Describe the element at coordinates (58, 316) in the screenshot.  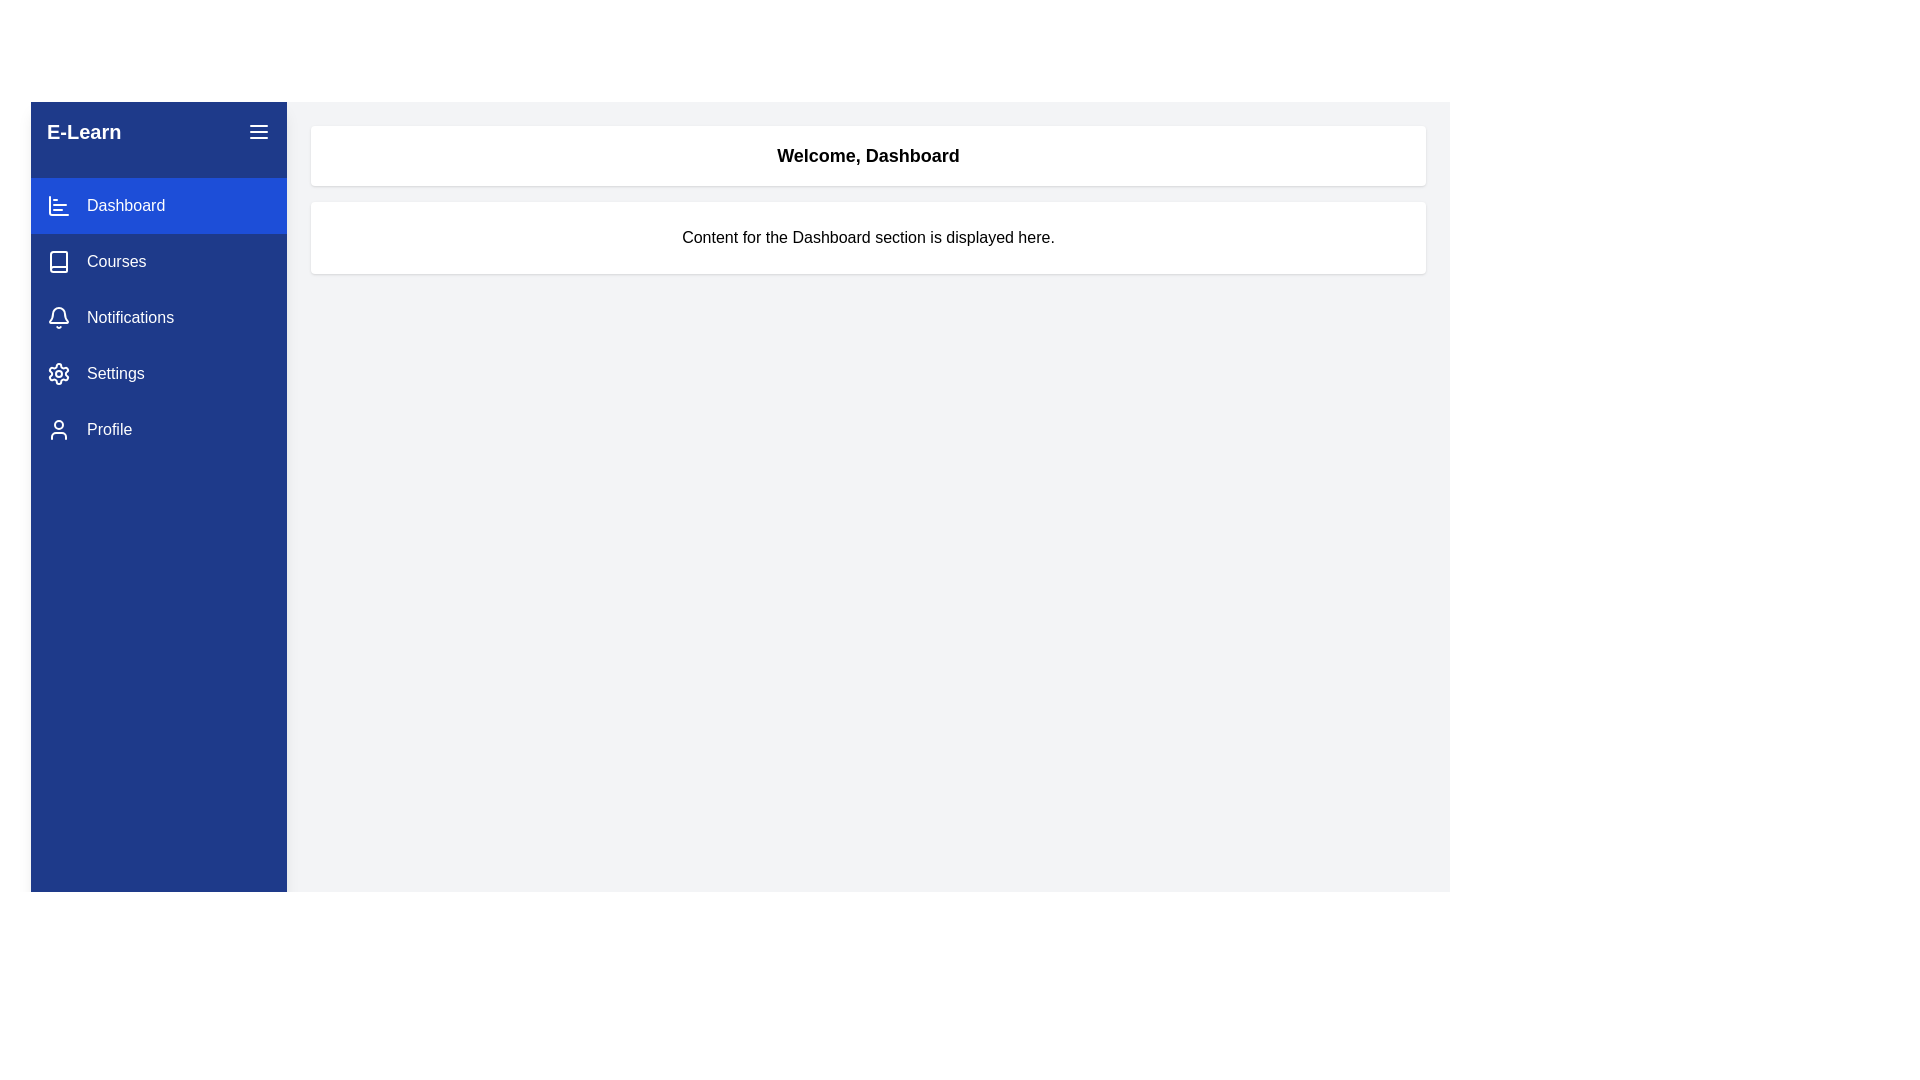
I see `the bell icon in the Notifications entry of the vertical navigation menu` at that location.